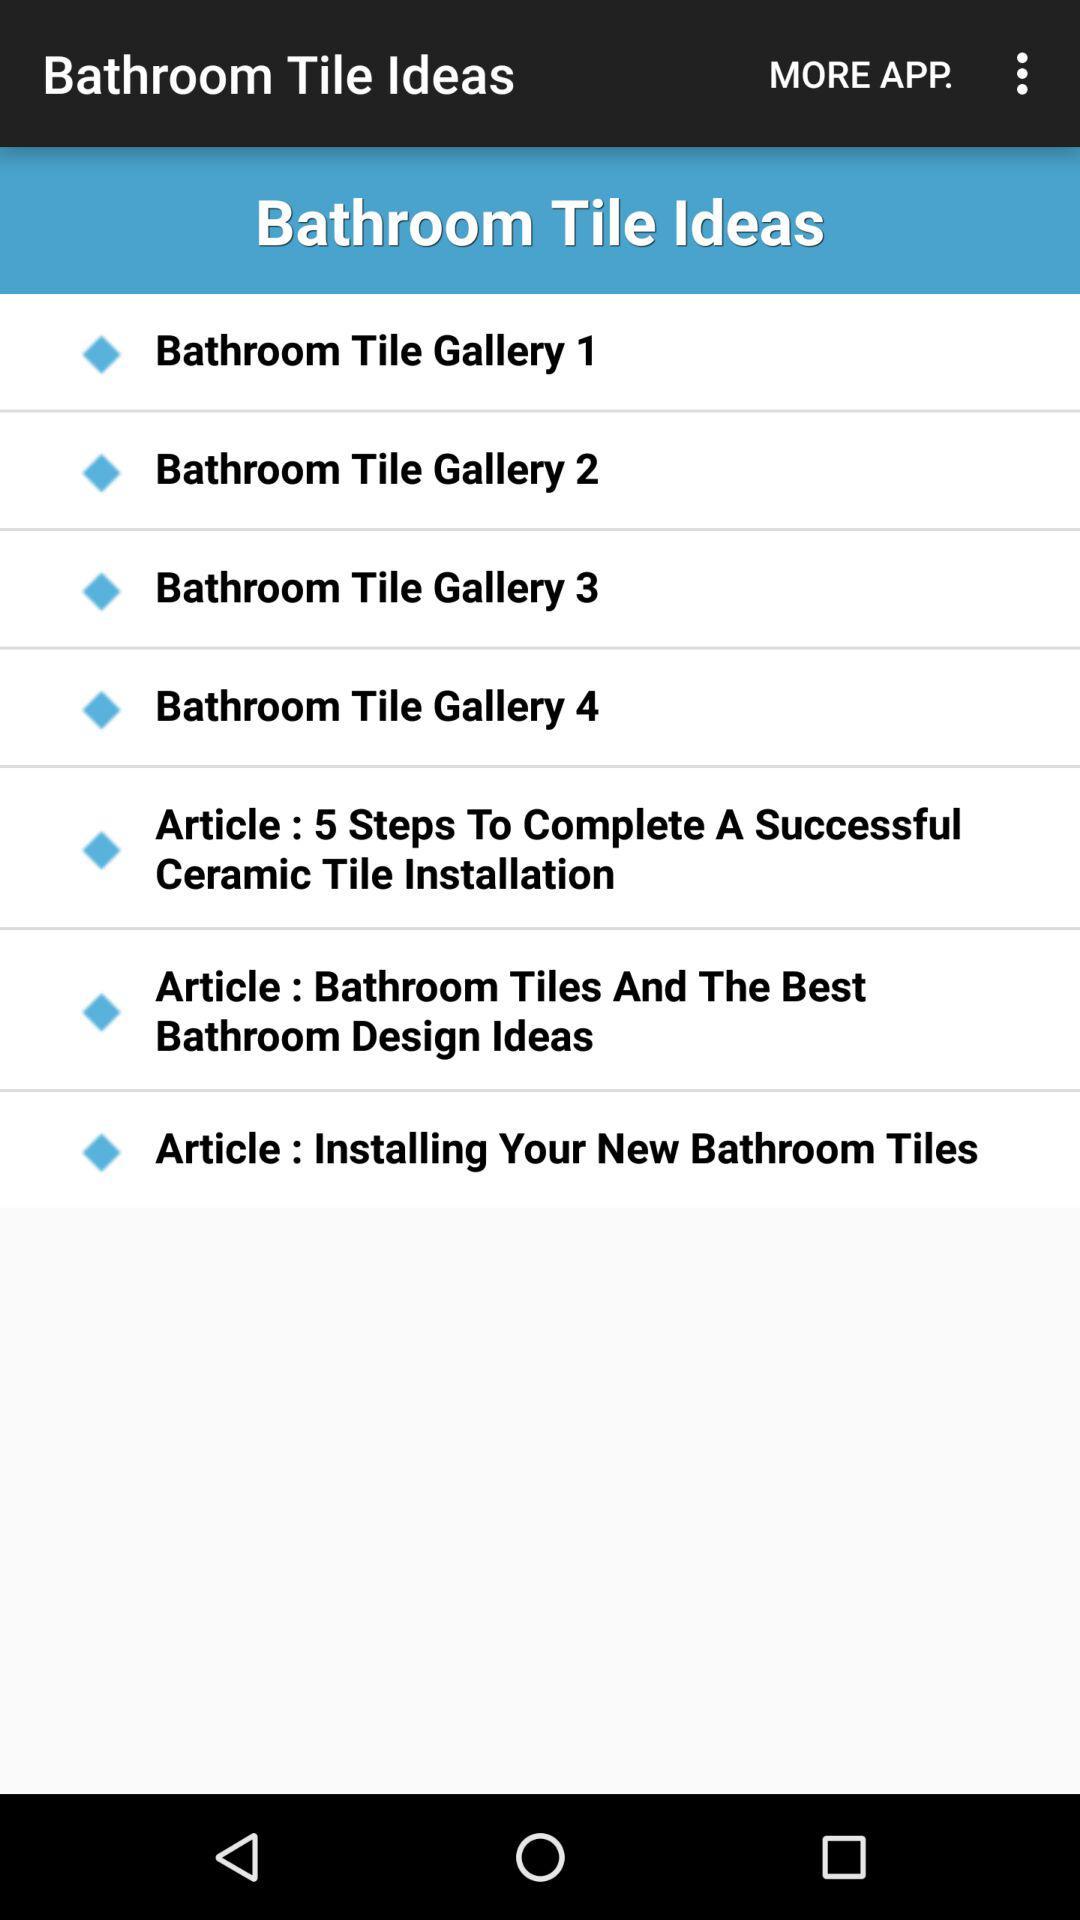  Describe the element at coordinates (1027, 73) in the screenshot. I see `the app above bathroom tile ideas icon` at that location.